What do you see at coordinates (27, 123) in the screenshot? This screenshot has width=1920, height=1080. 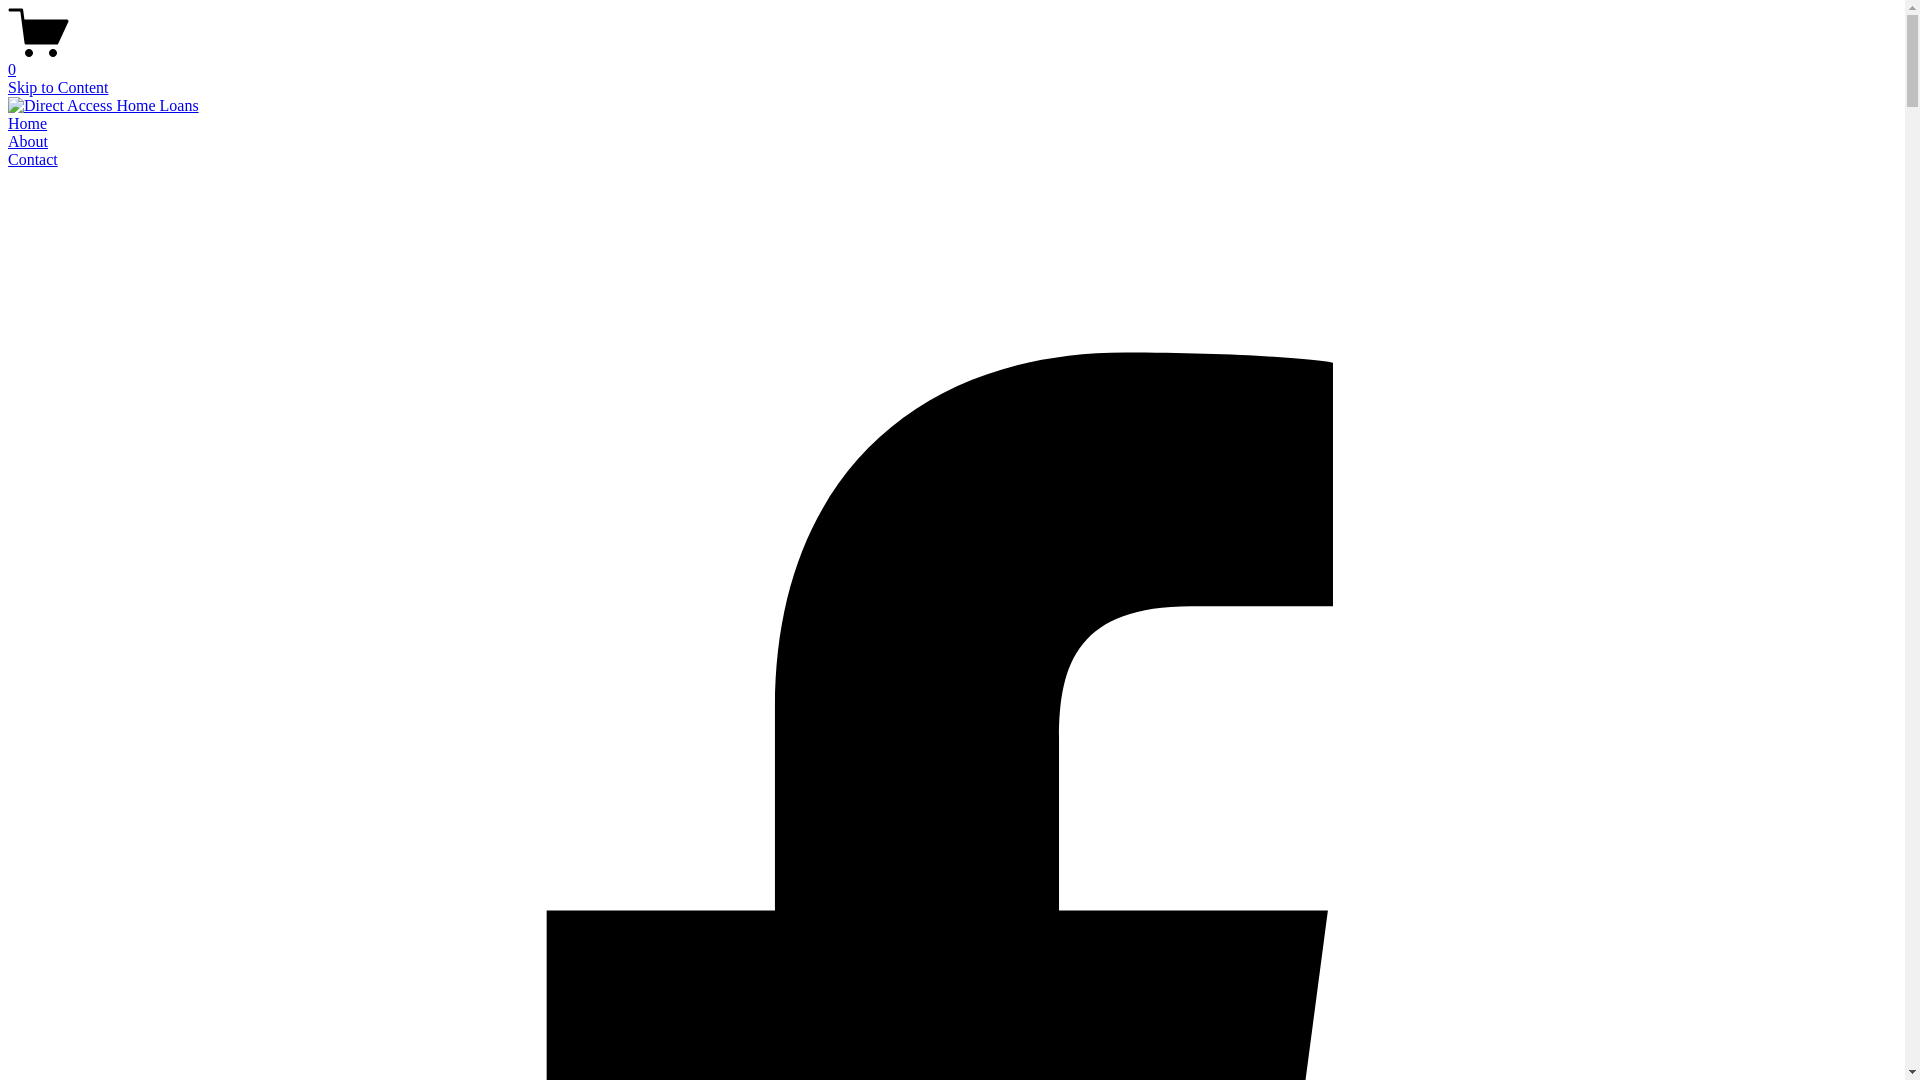 I see `'Home'` at bounding box center [27, 123].